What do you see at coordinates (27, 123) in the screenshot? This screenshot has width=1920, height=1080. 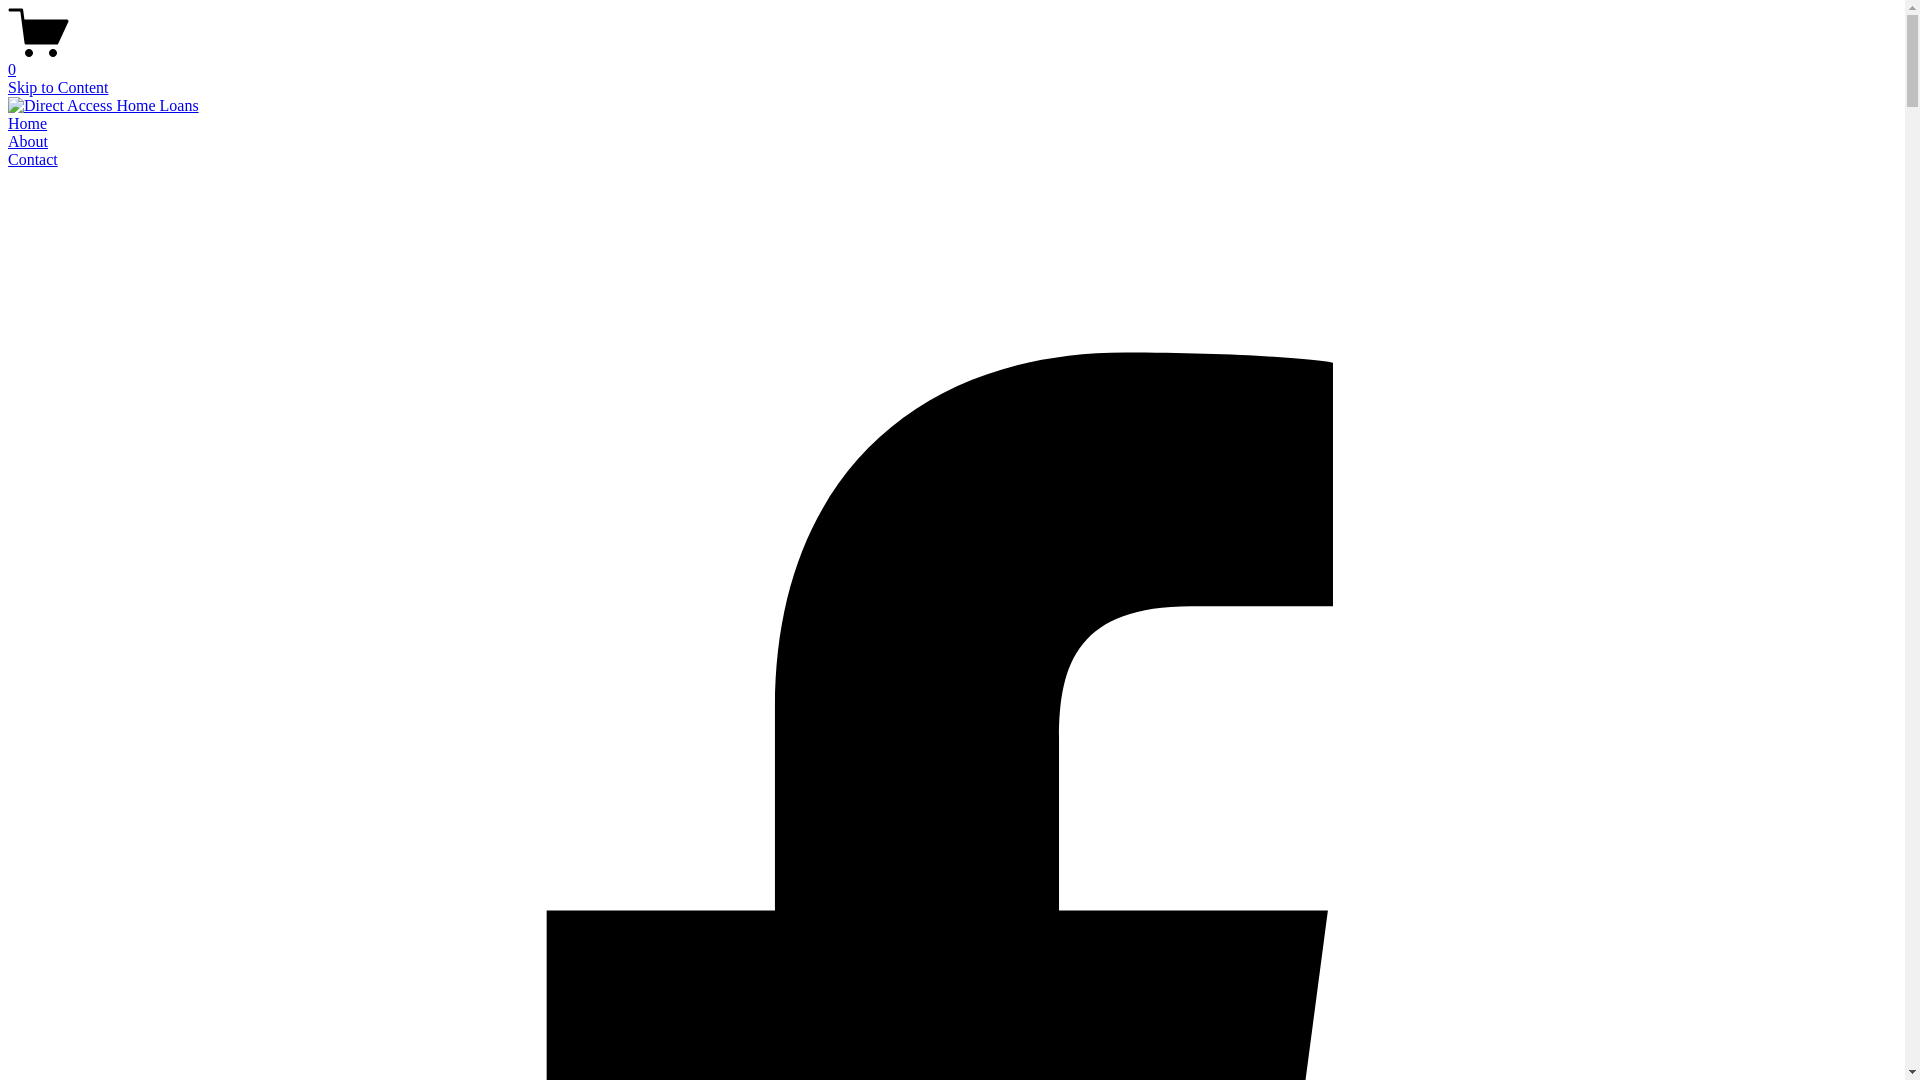 I see `'Home'` at bounding box center [27, 123].